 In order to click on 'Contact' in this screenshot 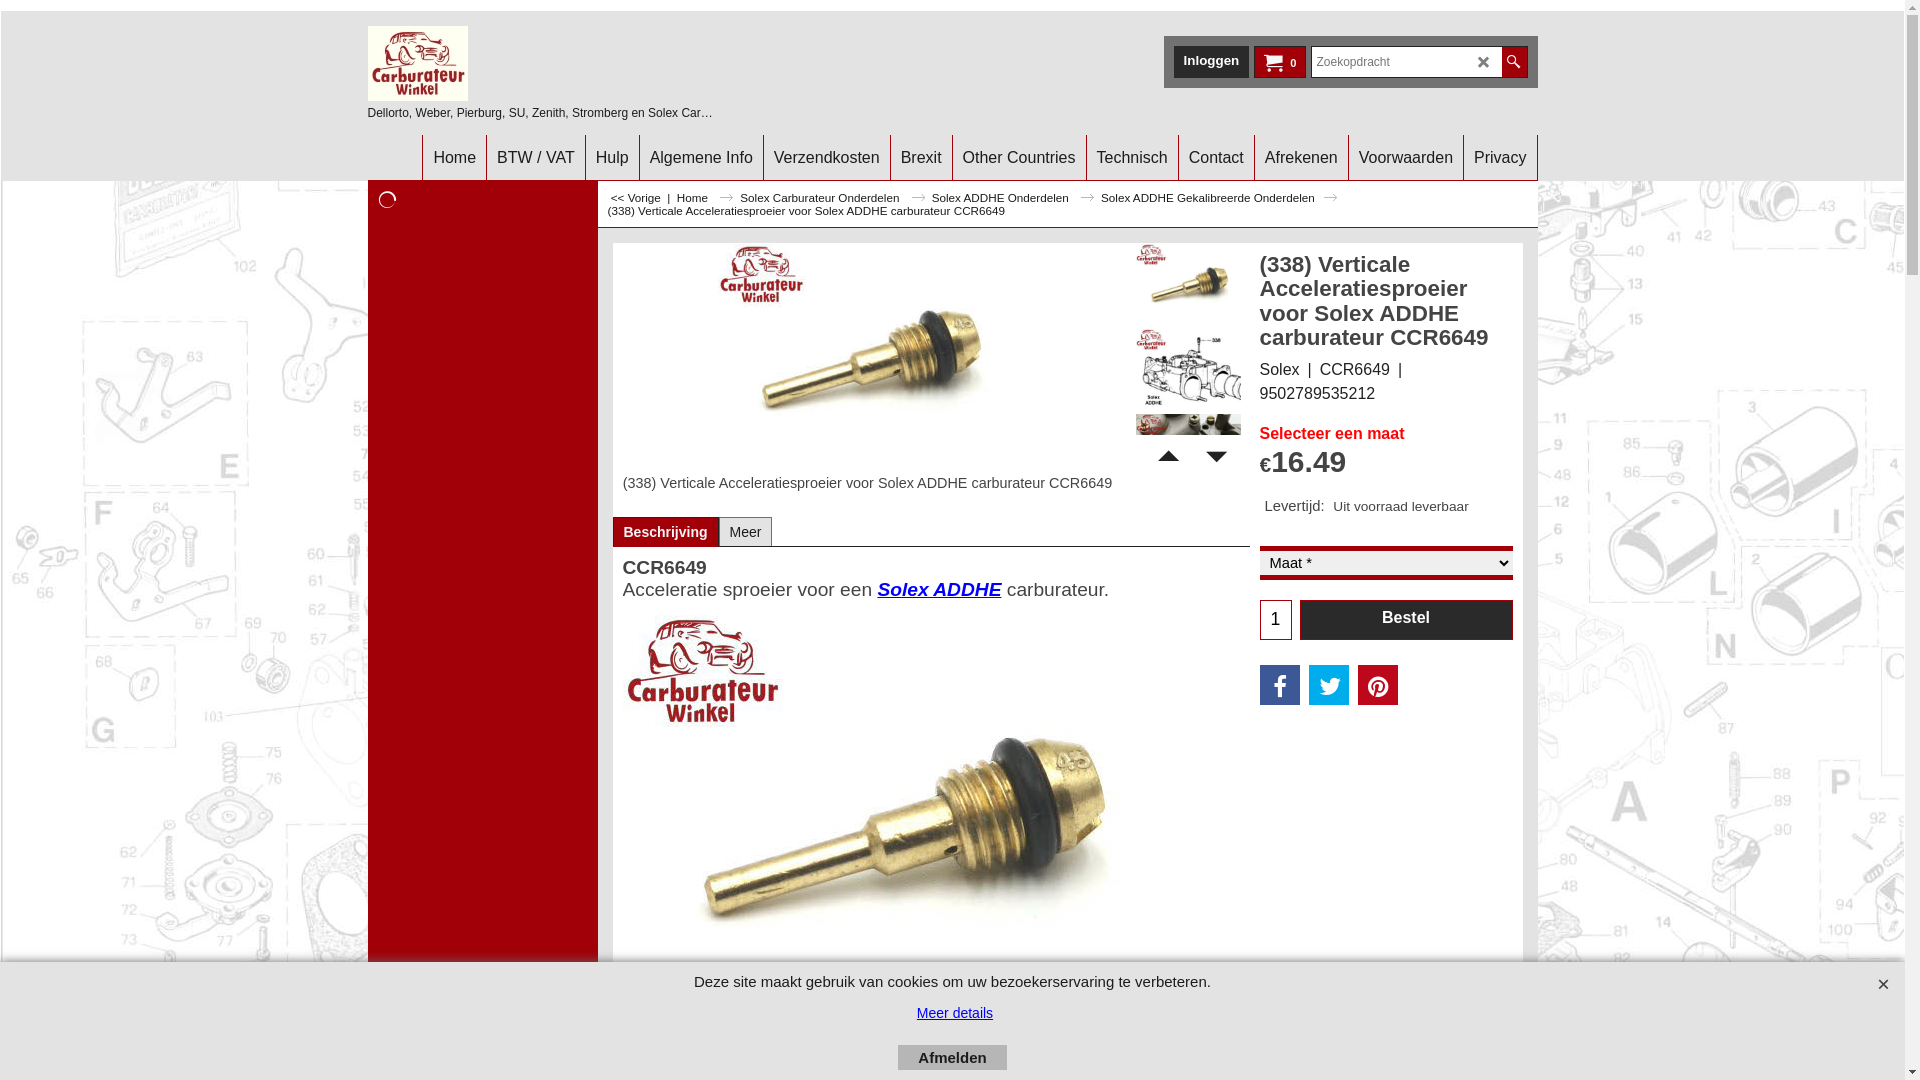, I will do `click(1215, 156)`.